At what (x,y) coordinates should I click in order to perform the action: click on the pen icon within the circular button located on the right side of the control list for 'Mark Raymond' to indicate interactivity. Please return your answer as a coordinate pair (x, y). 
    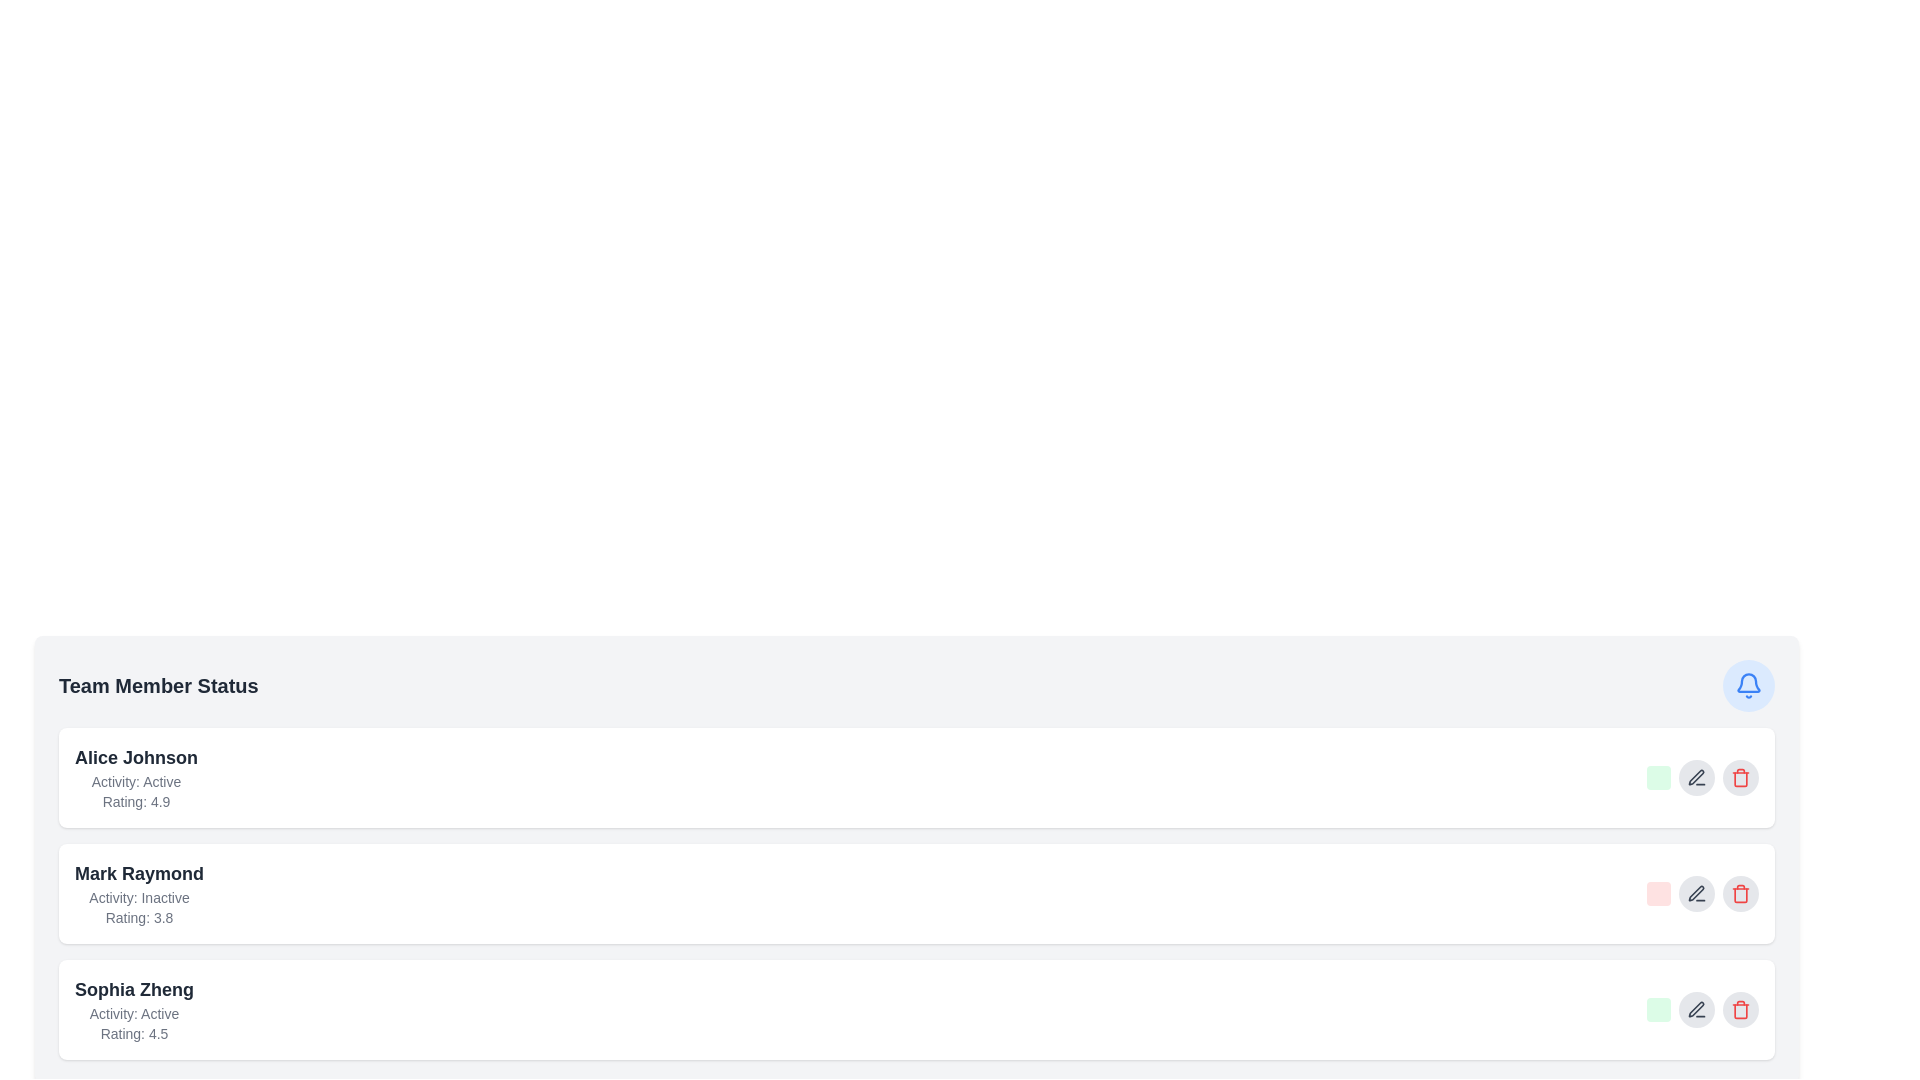
    Looking at the image, I should click on (1696, 893).